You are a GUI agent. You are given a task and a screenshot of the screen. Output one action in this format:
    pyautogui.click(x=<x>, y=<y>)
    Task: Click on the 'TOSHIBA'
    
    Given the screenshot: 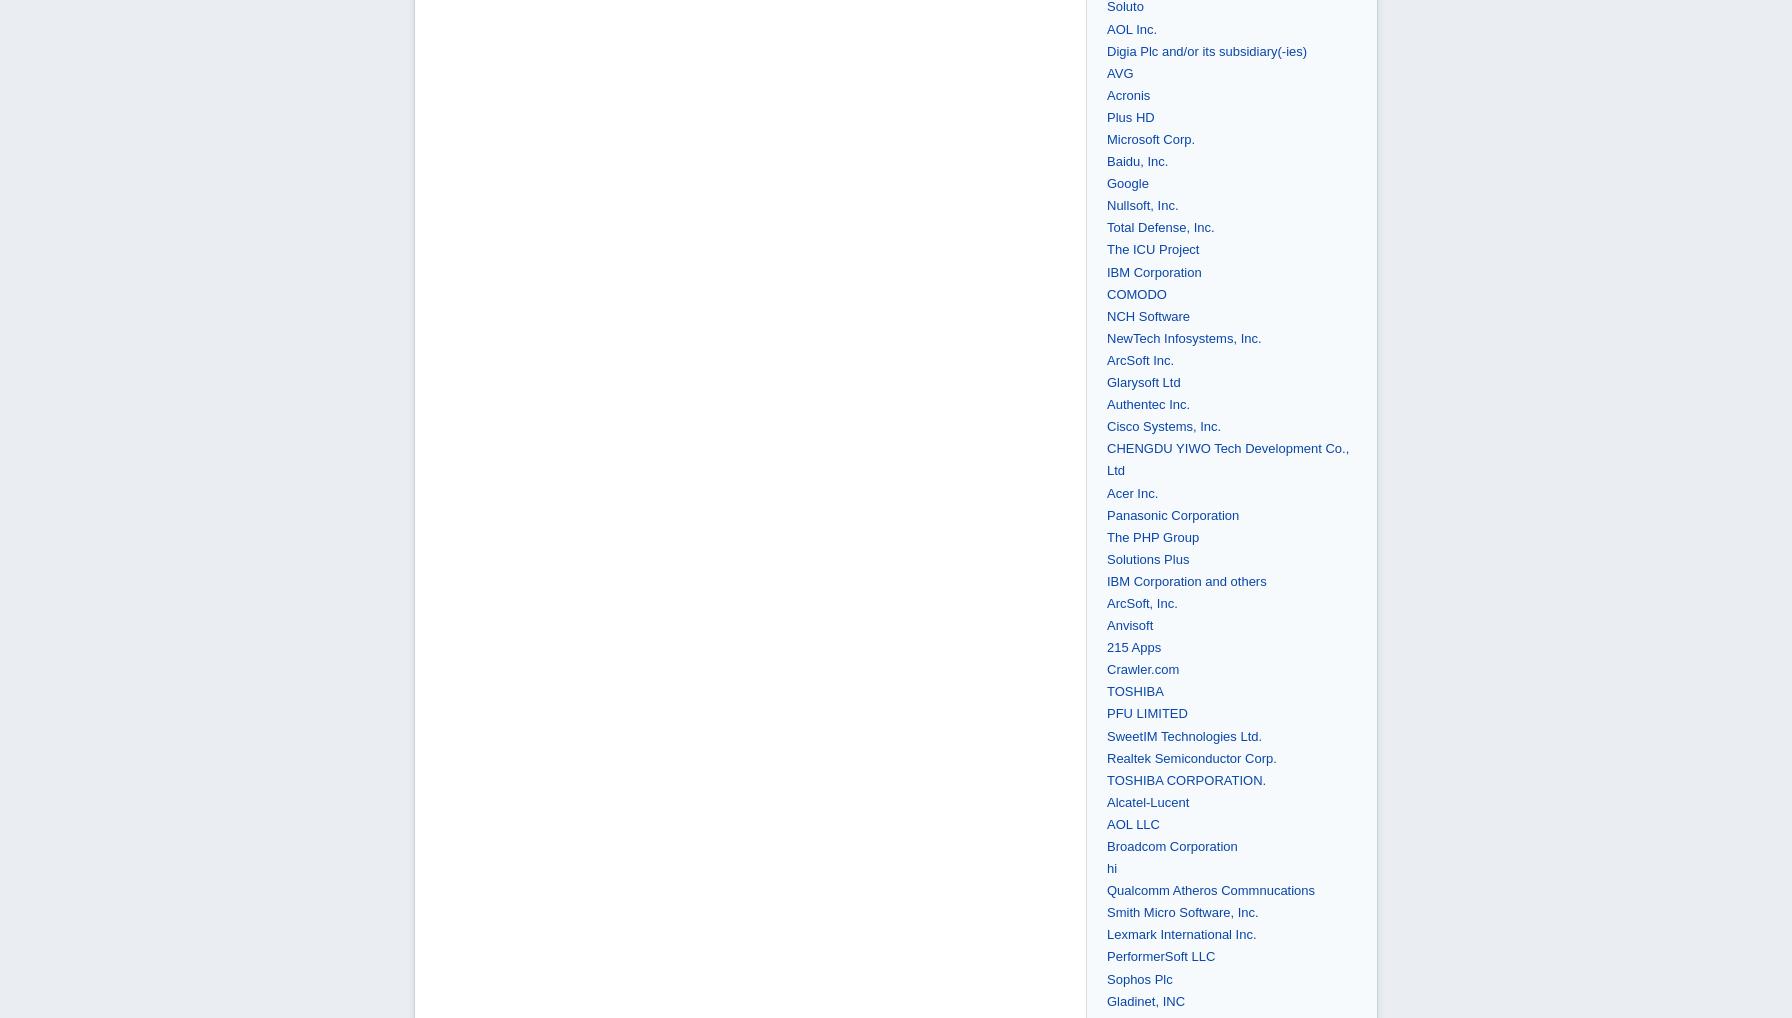 What is the action you would take?
    pyautogui.click(x=1135, y=691)
    